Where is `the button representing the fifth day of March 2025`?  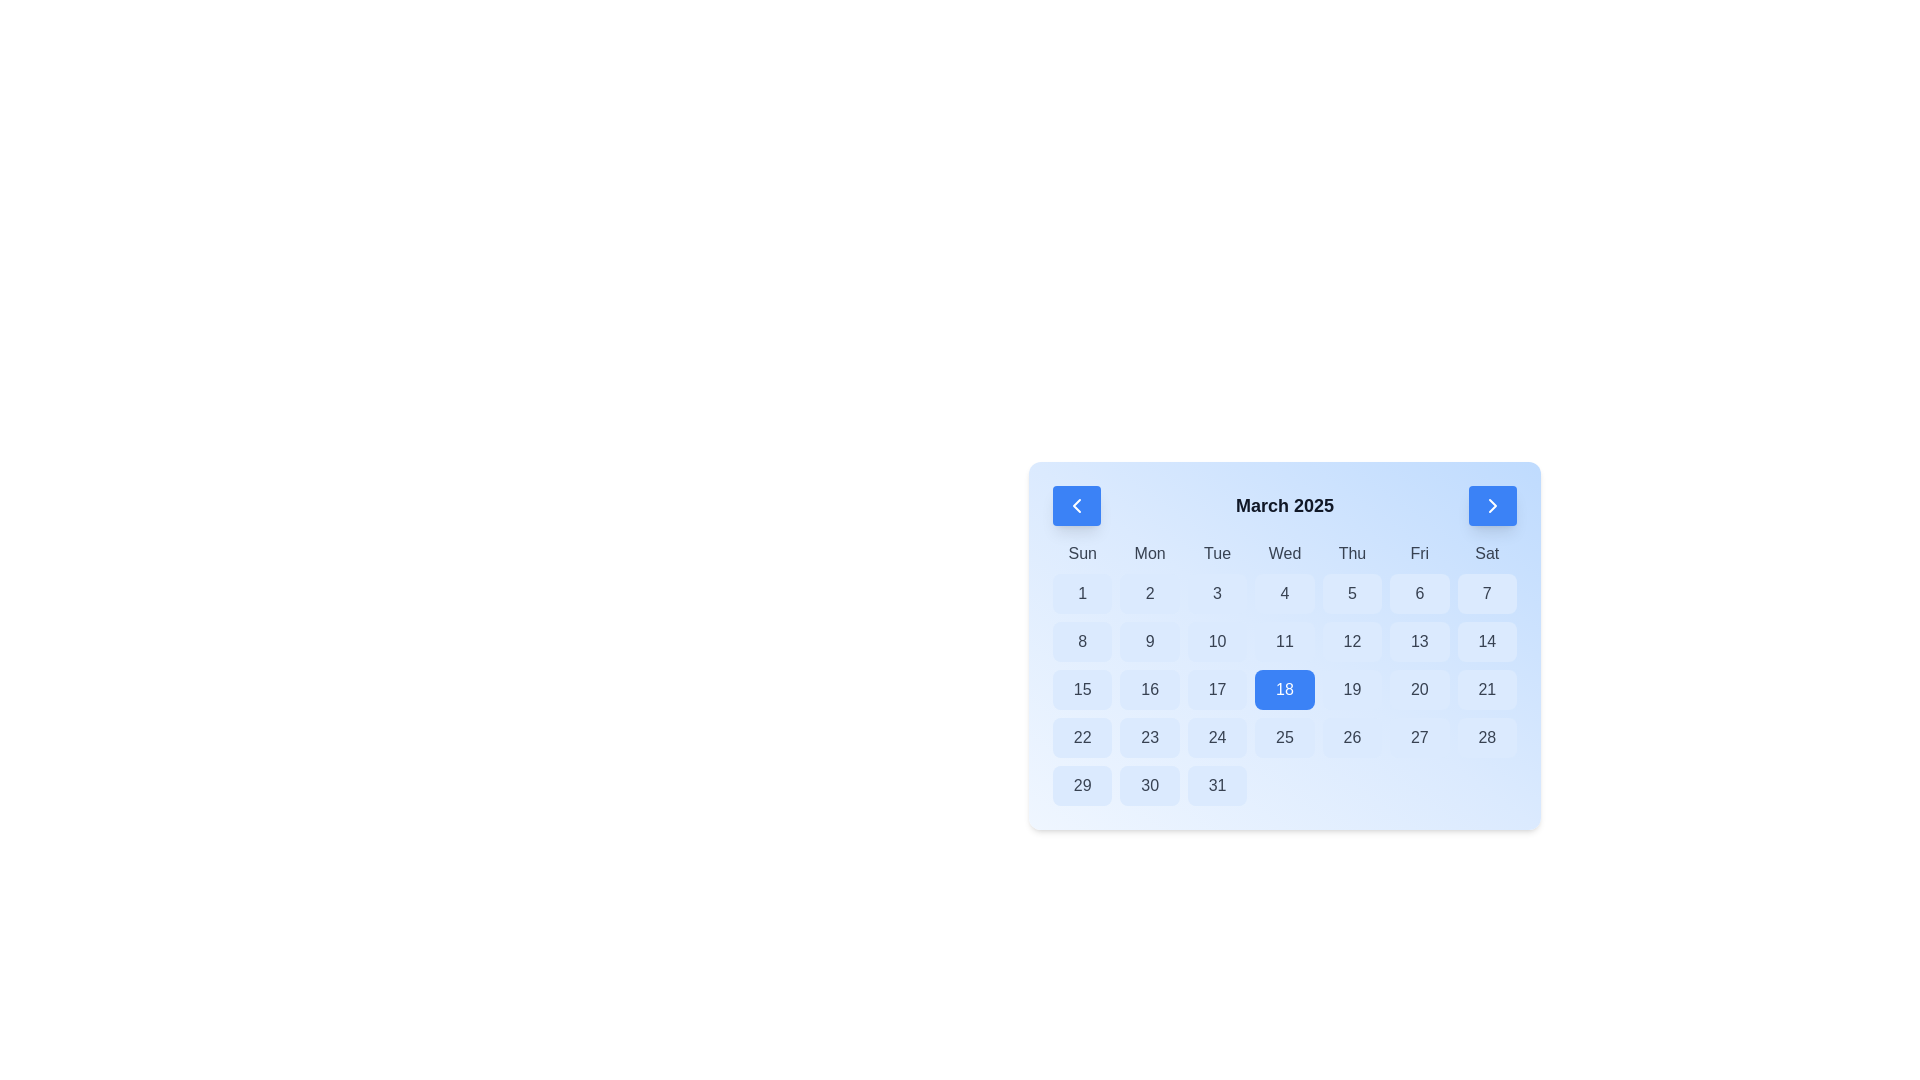 the button representing the fifth day of March 2025 is located at coordinates (1352, 593).